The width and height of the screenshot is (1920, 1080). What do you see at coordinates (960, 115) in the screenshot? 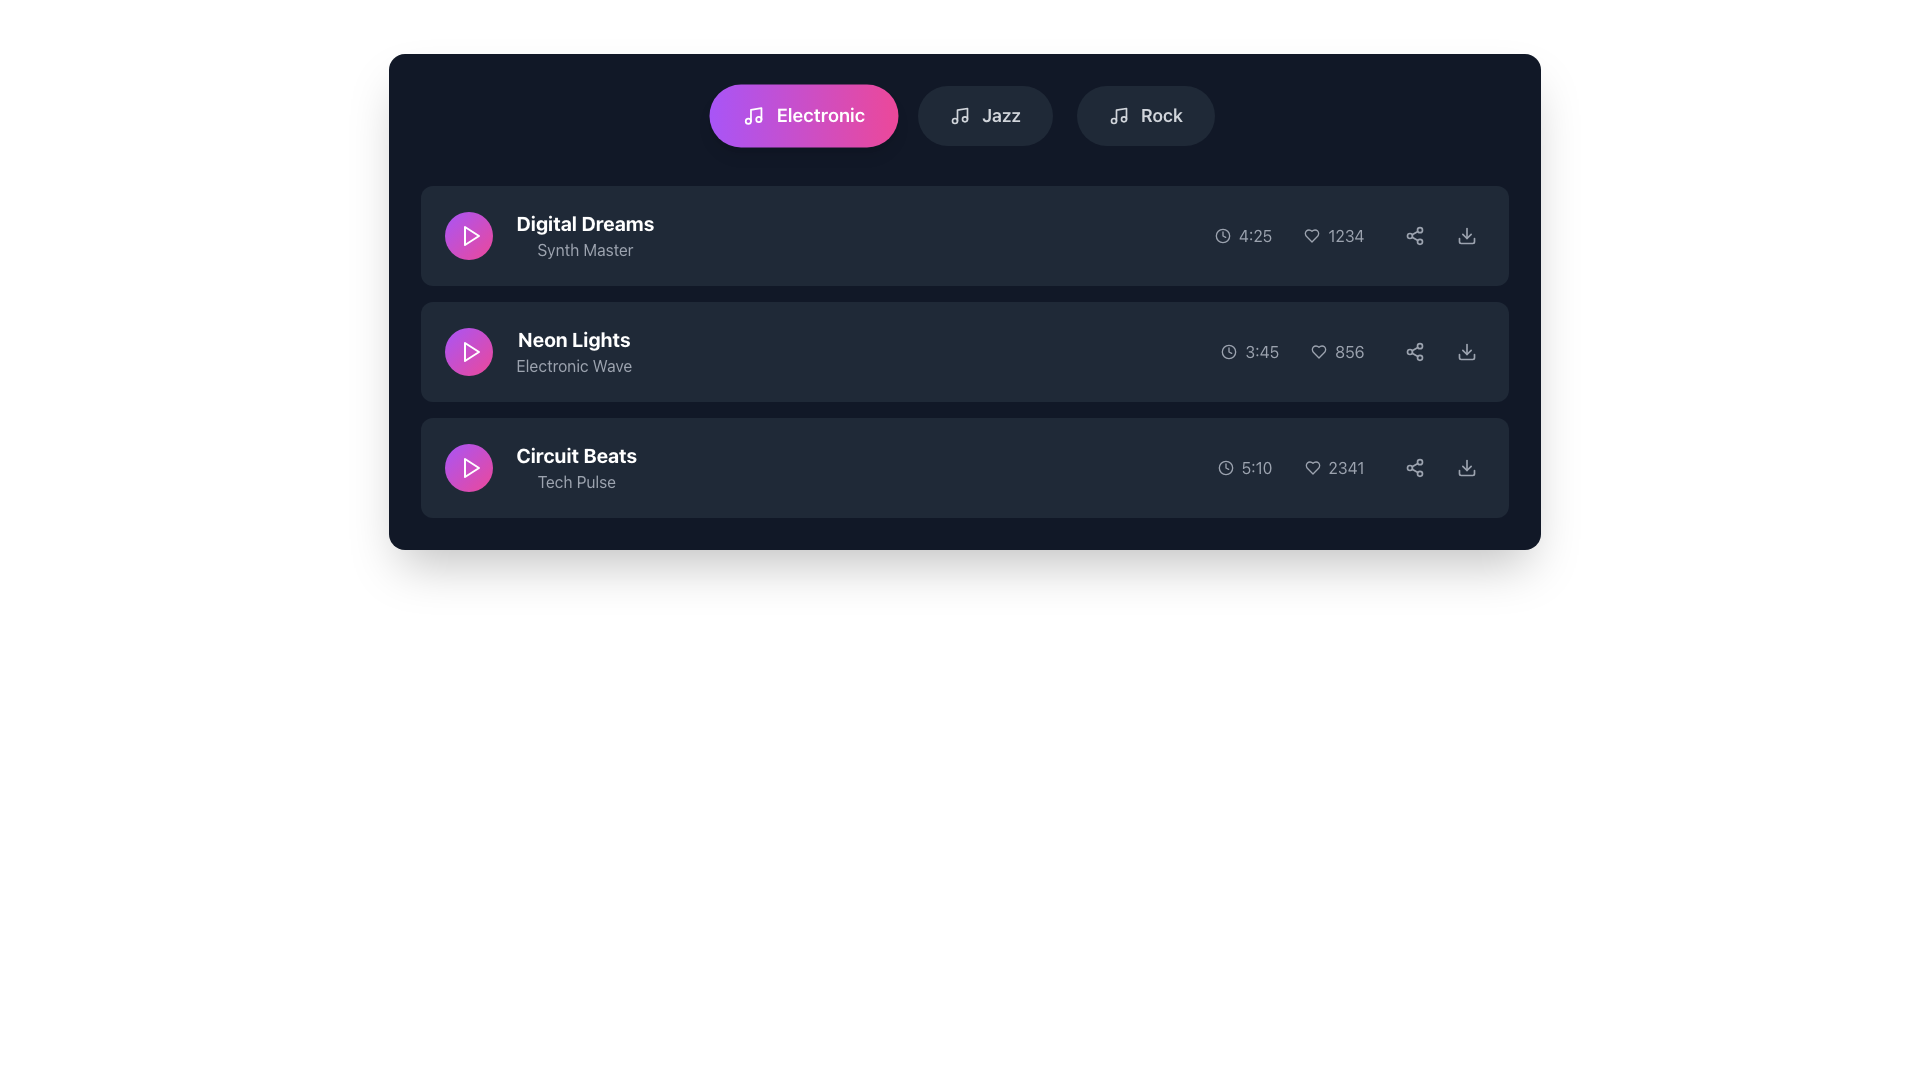
I see `the 'Jazz' category icon, which is represented by a music note and is located in the middle of the top navigation bar, to the left of the text 'Jazz'` at bounding box center [960, 115].